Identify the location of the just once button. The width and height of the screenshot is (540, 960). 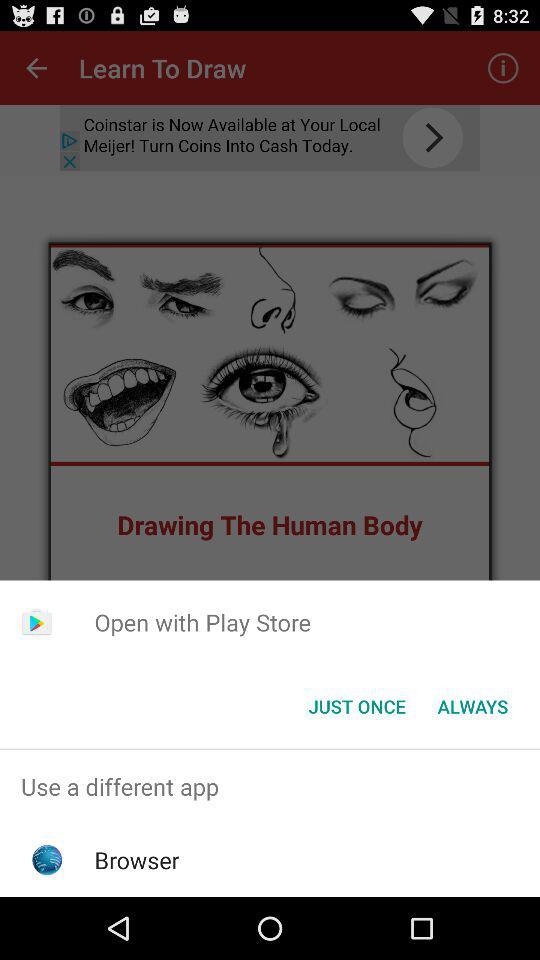
(356, 706).